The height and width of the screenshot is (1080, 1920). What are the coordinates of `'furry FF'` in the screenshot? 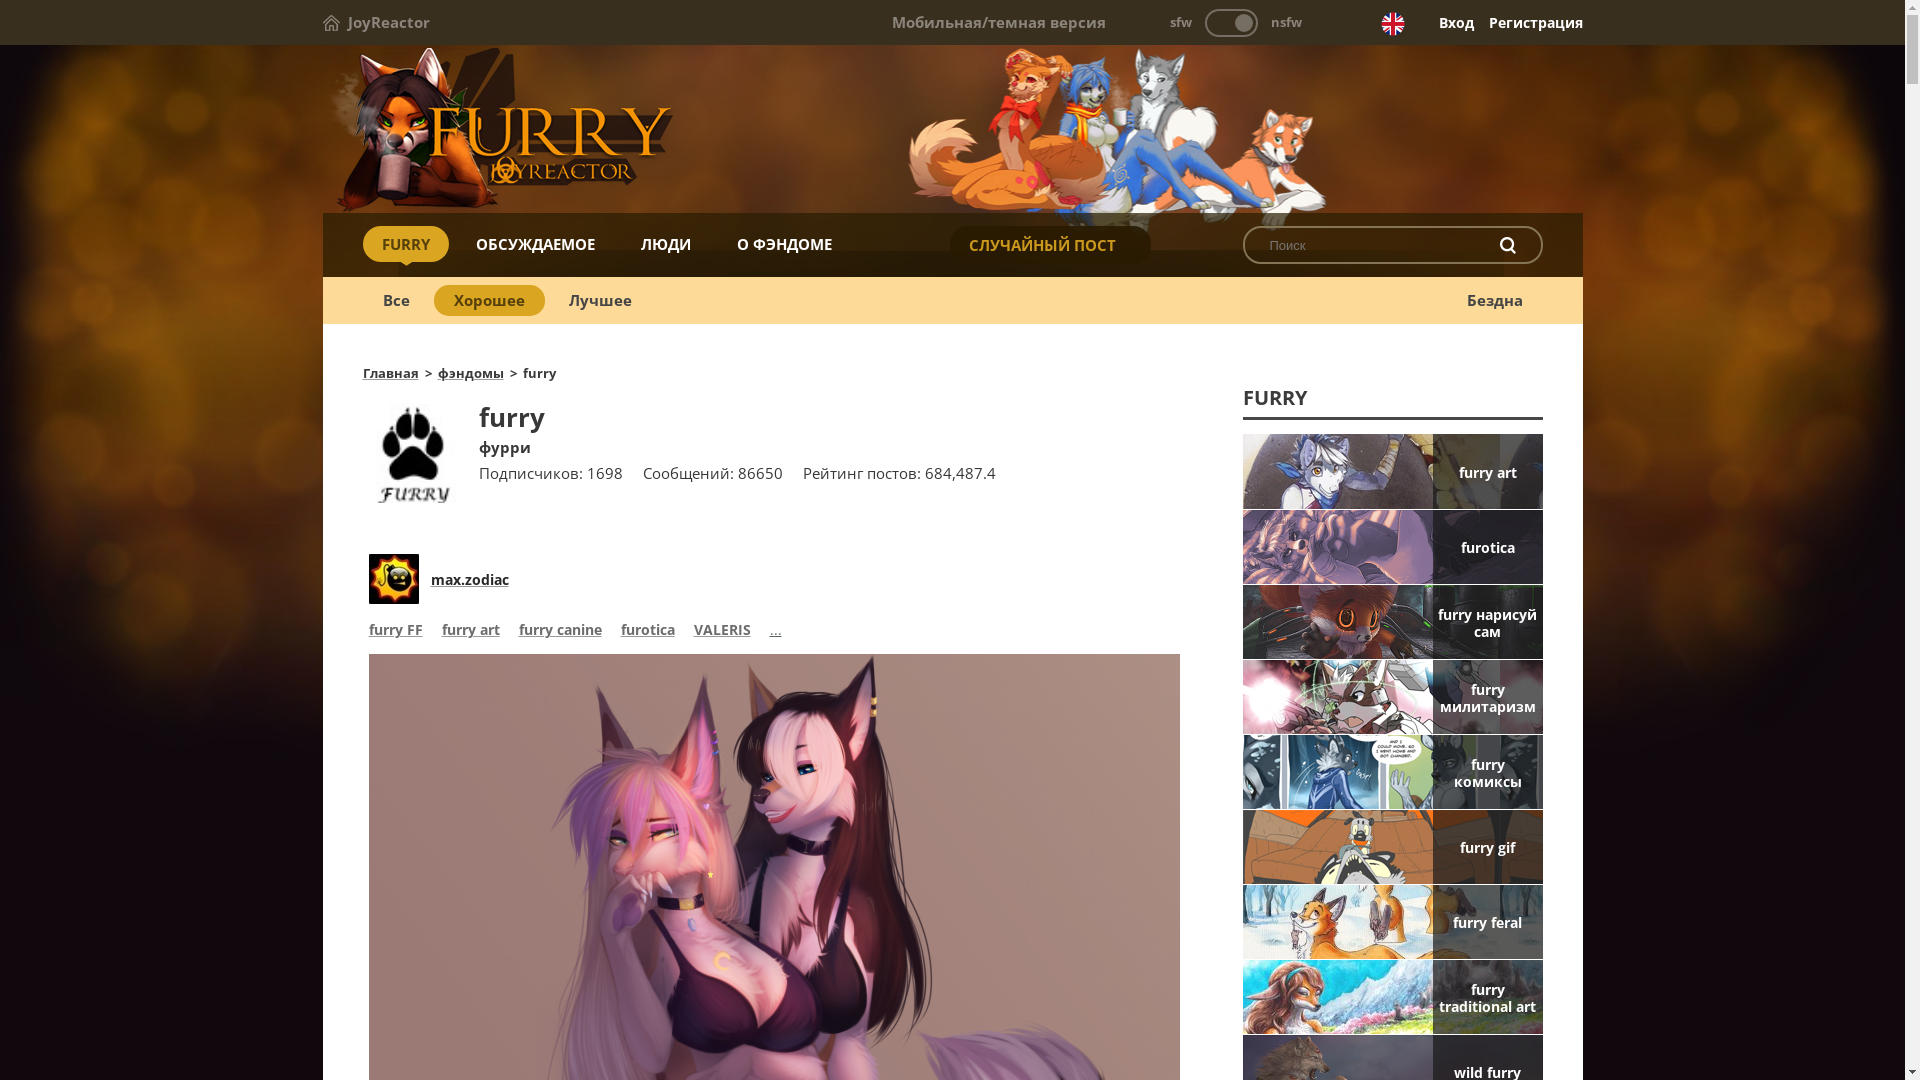 It's located at (394, 632).